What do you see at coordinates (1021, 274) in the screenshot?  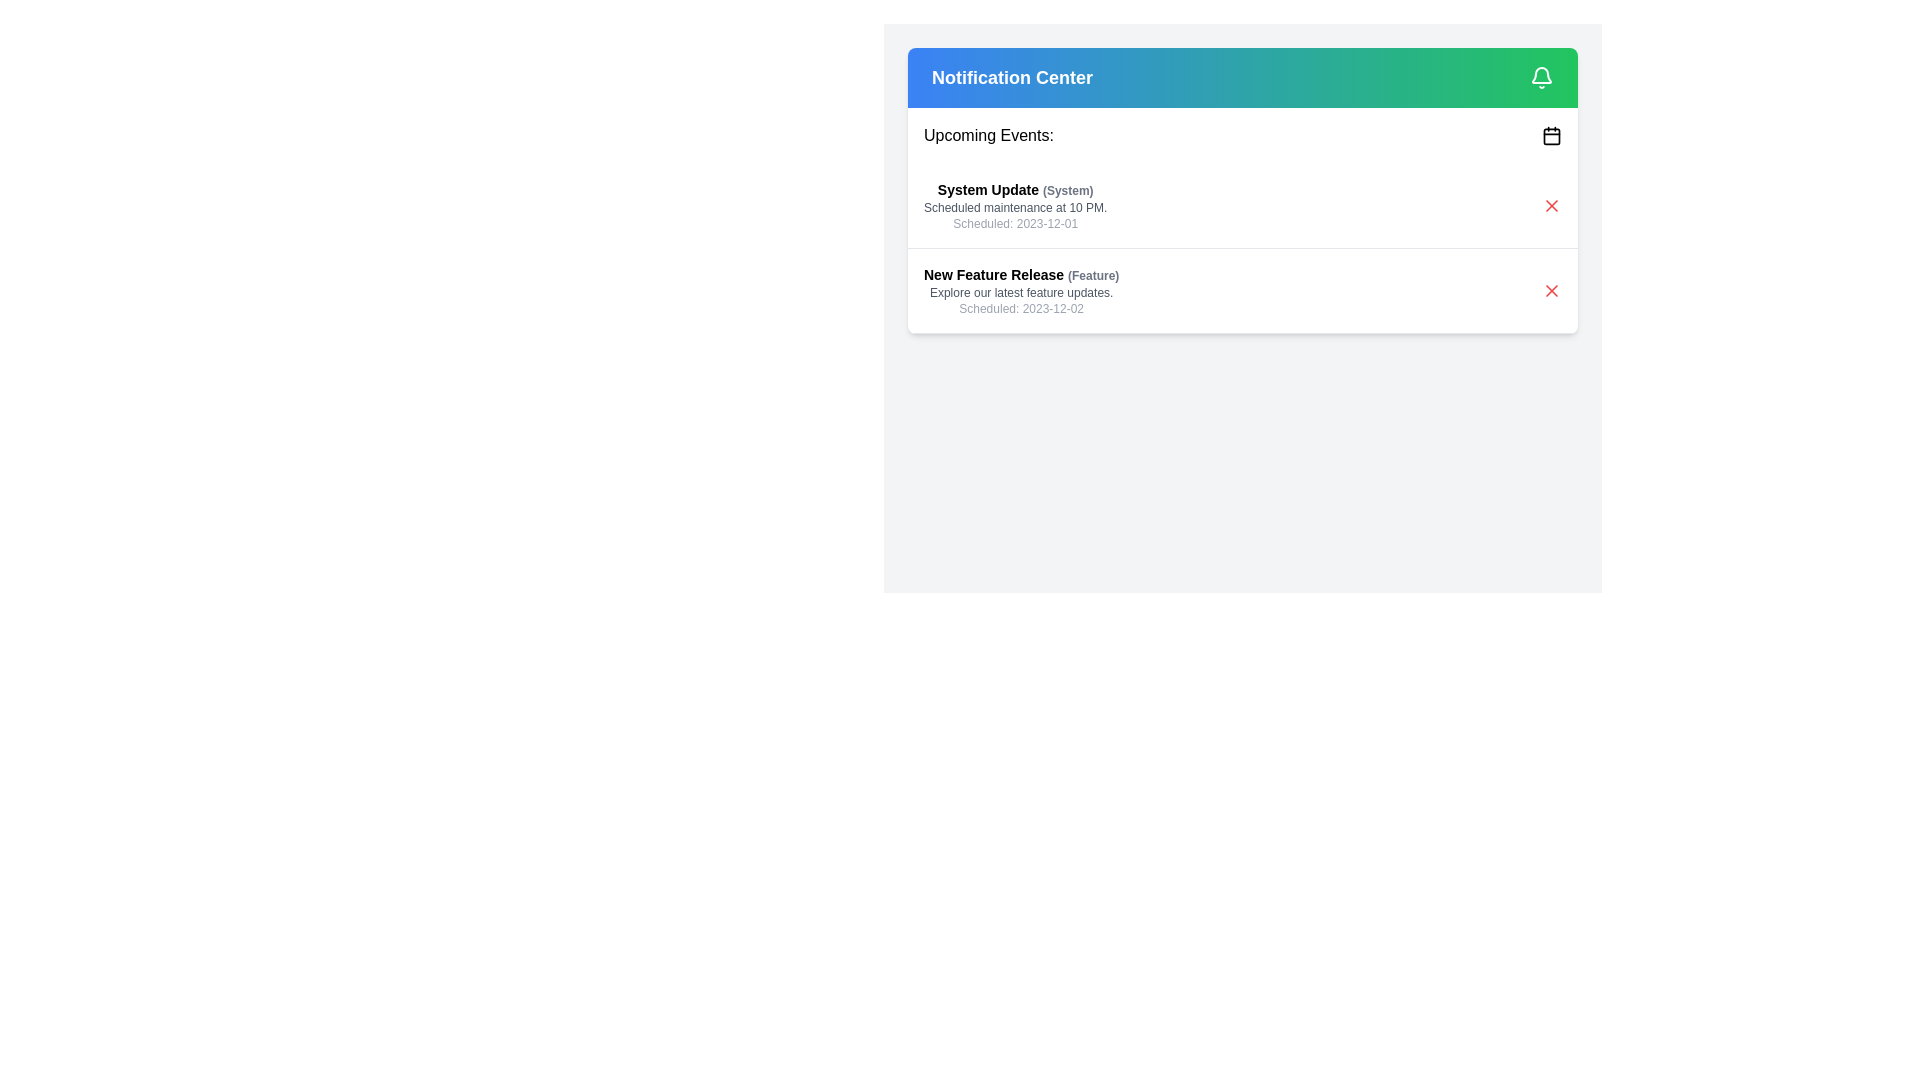 I see `the Text Label that acts as a title or header for a notification entry summarizing the notification's topic, located within the 'Notification Center' under 'Upcoming Events'` at bounding box center [1021, 274].